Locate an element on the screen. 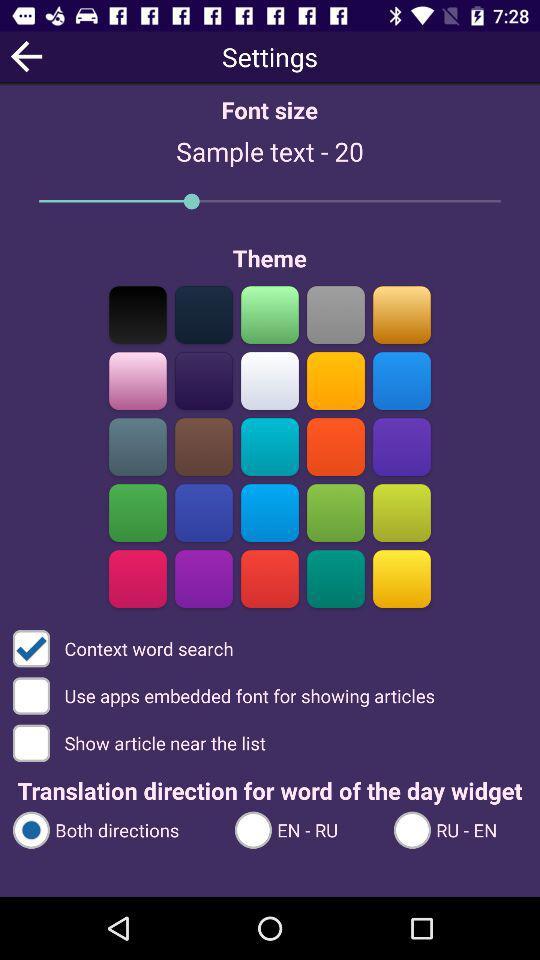 This screenshot has width=540, height=960. go green is located at coordinates (137, 512).